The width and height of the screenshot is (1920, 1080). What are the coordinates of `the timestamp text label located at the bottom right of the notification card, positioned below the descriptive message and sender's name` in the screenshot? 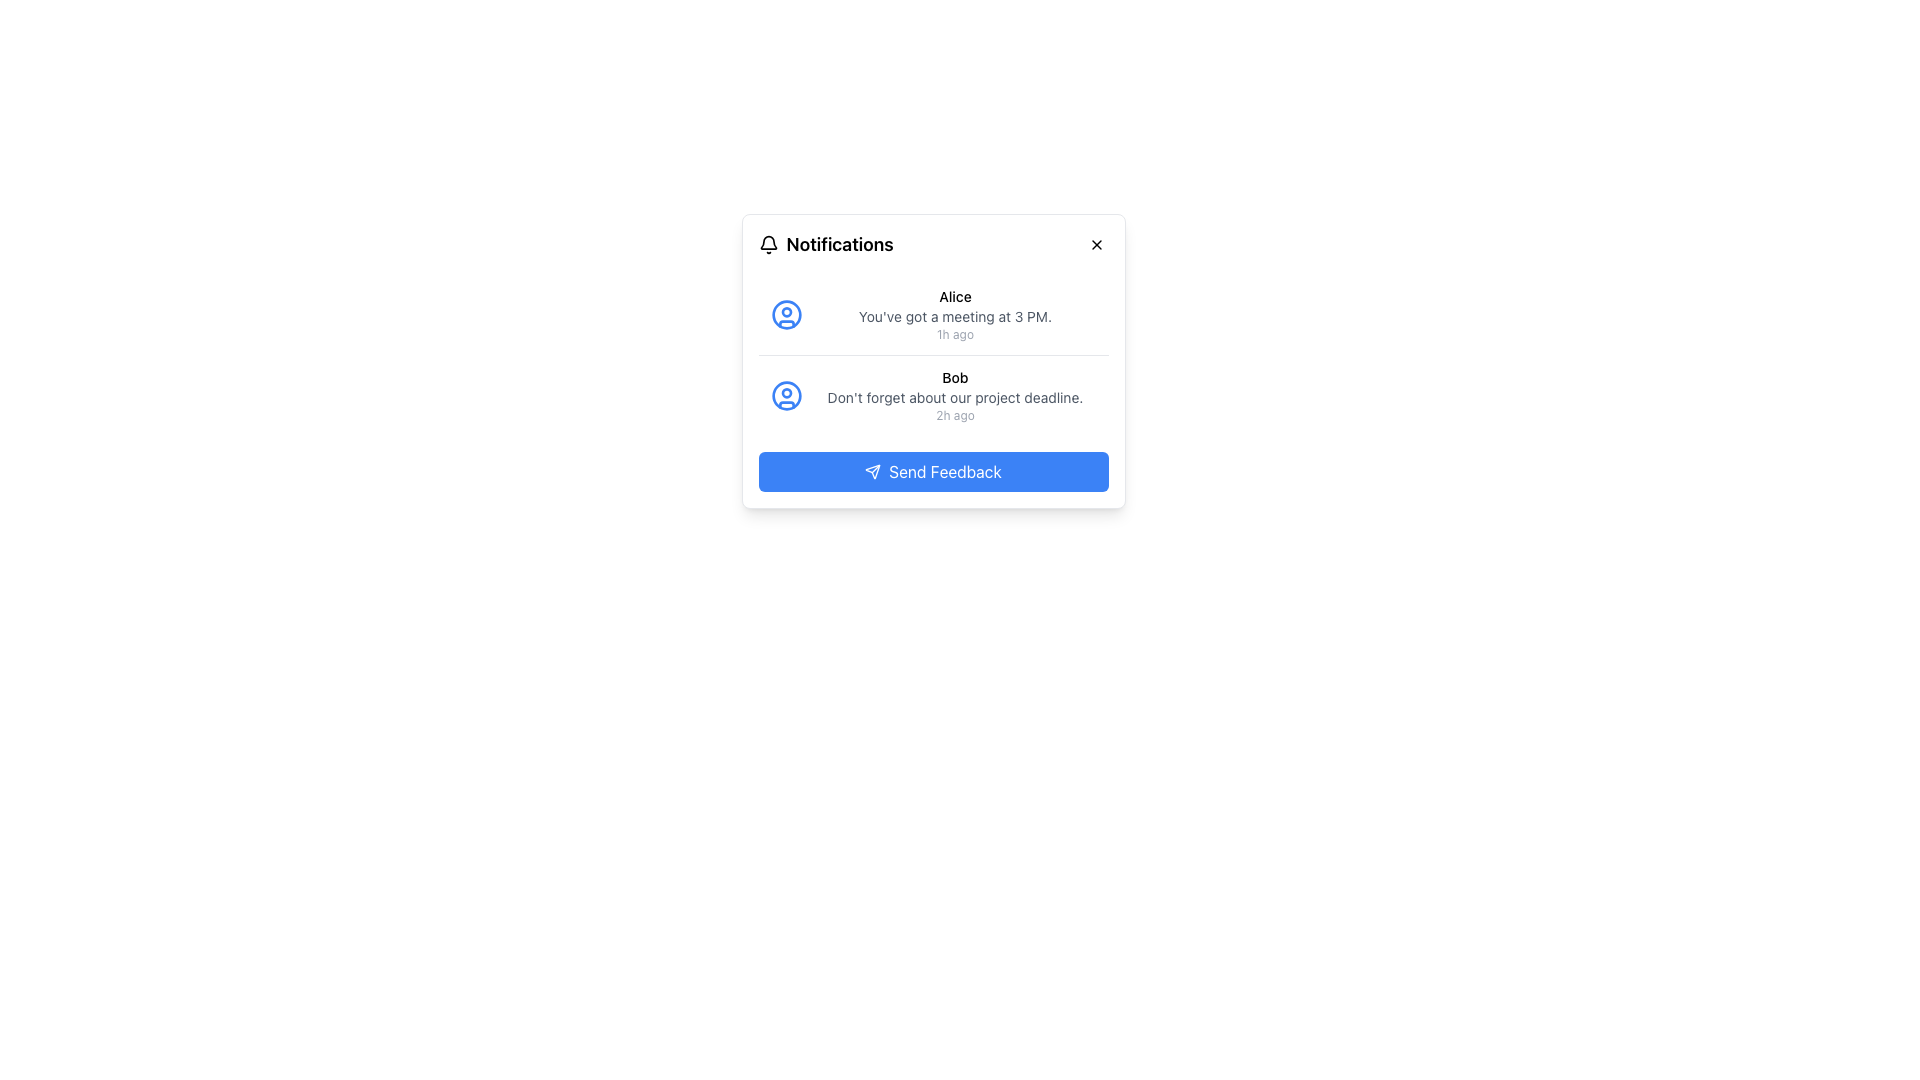 It's located at (954, 334).